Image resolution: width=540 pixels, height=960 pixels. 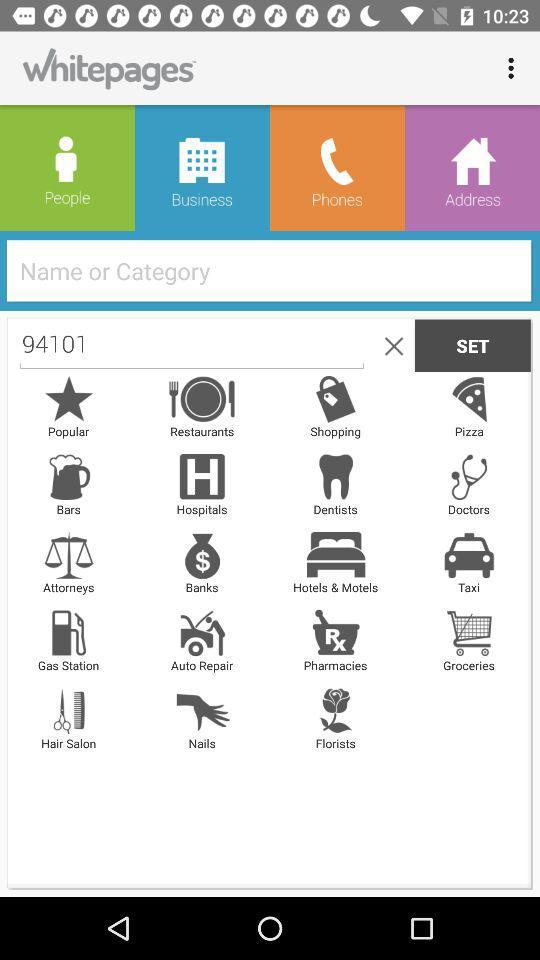 What do you see at coordinates (390, 345) in the screenshot?
I see `the icon to the left of set icon` at bounding box center [390, 345].